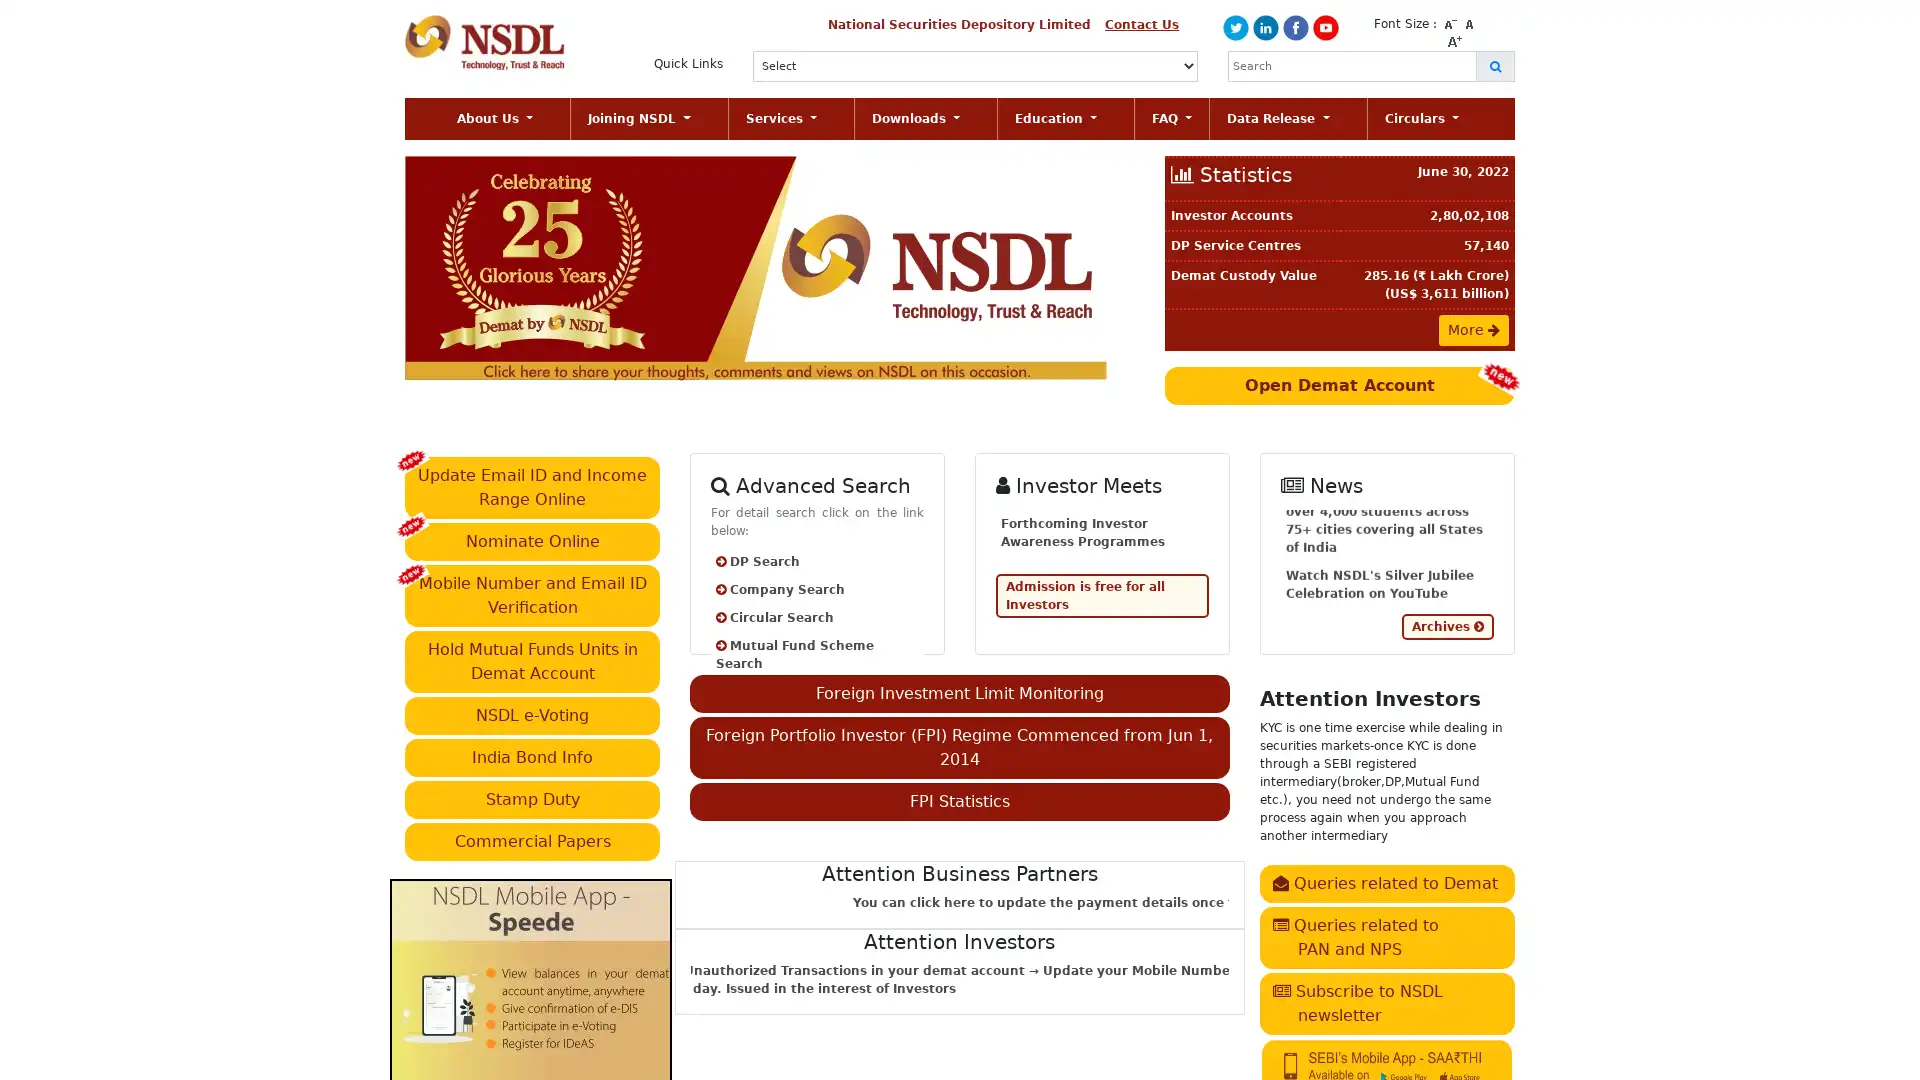  Describe the element at coordinates (1473, 328) in the screenshot. I see `More` at that location.